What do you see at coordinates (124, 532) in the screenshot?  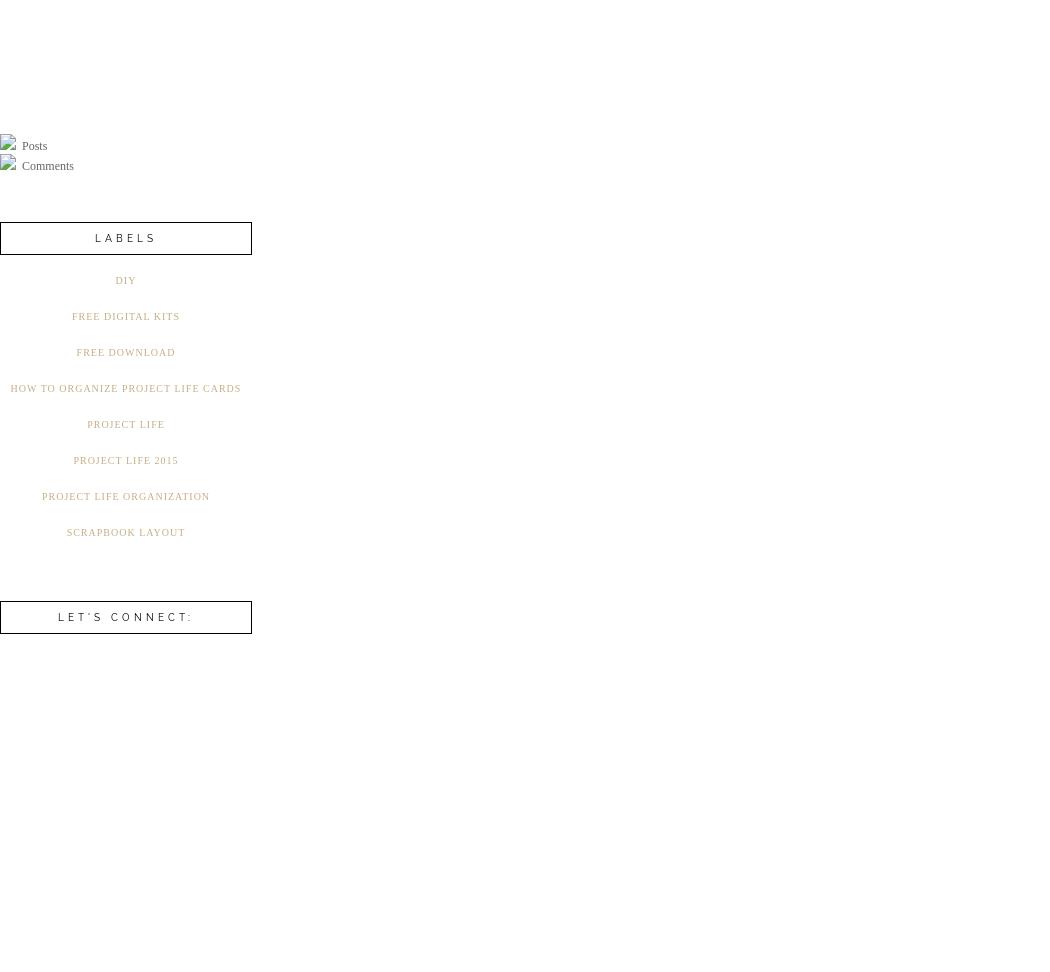 I see `'Scrapbook Layout'` at bounding box center [124, 532].